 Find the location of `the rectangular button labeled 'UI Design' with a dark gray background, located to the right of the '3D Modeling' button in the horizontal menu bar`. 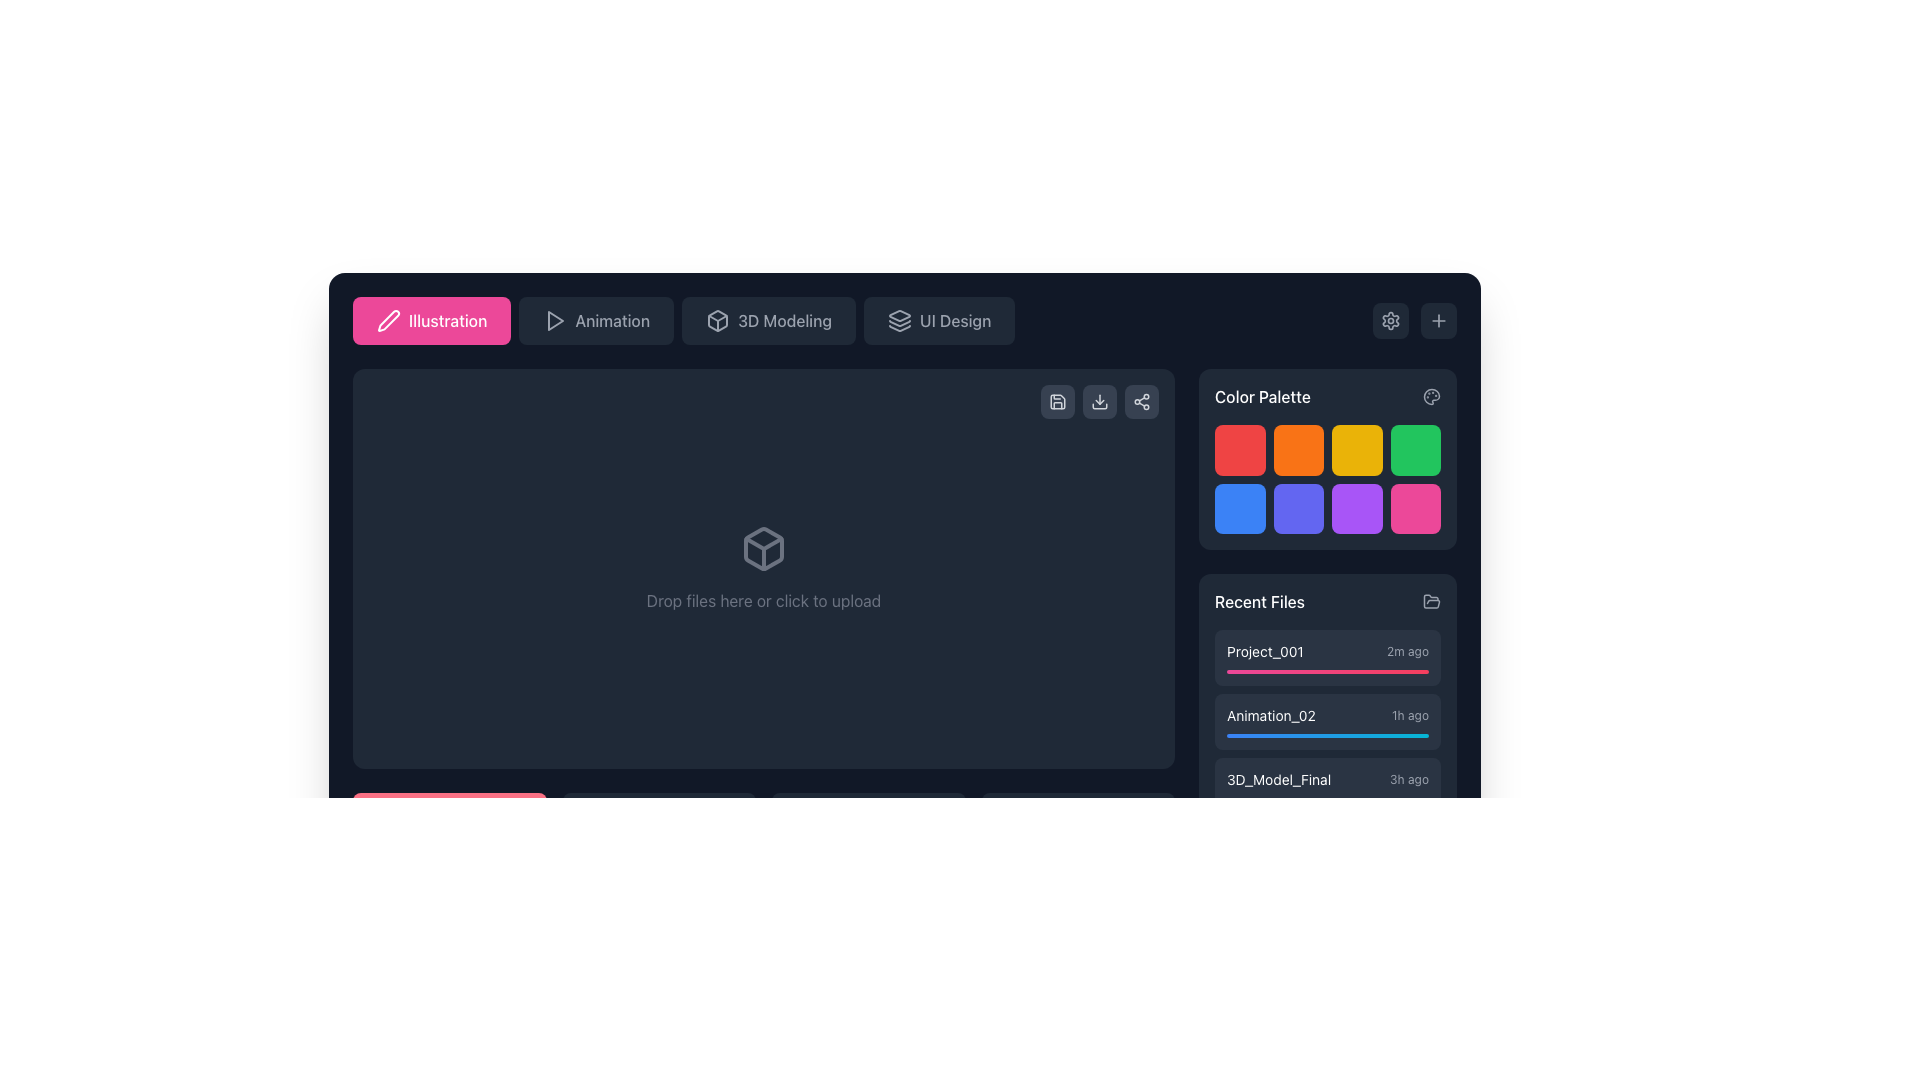

the rectangular button labeled 'UI Design' with a dark gray background, located to the right of the '3D Modeling' button in the horizontal menu bar is located at coordinates (938, 319).